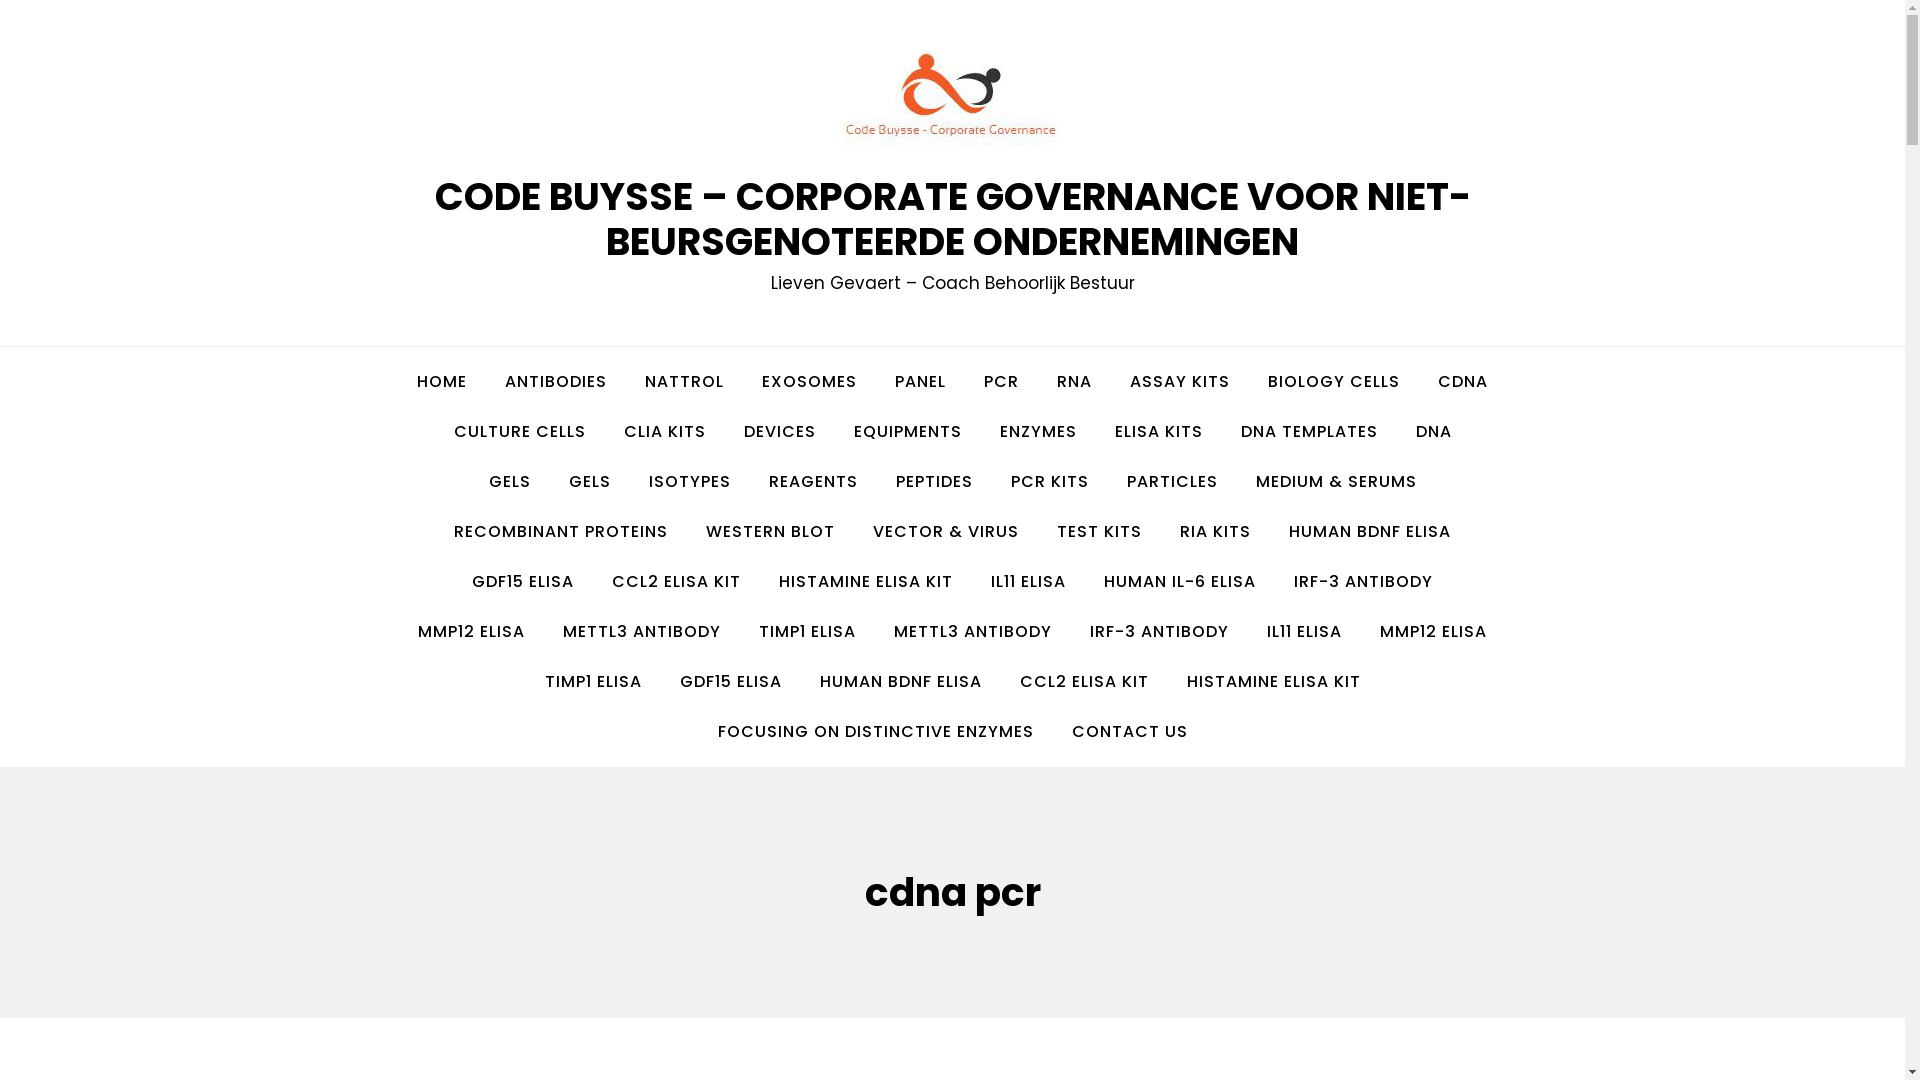 The height and width of the screenshot is (1080, 1920). What do you see at coordinates (874, 732) in the screenshot?
I see `'FOCUSING ON DISTINCTIVE ENZYMES'` at bounding box center [874, 732].